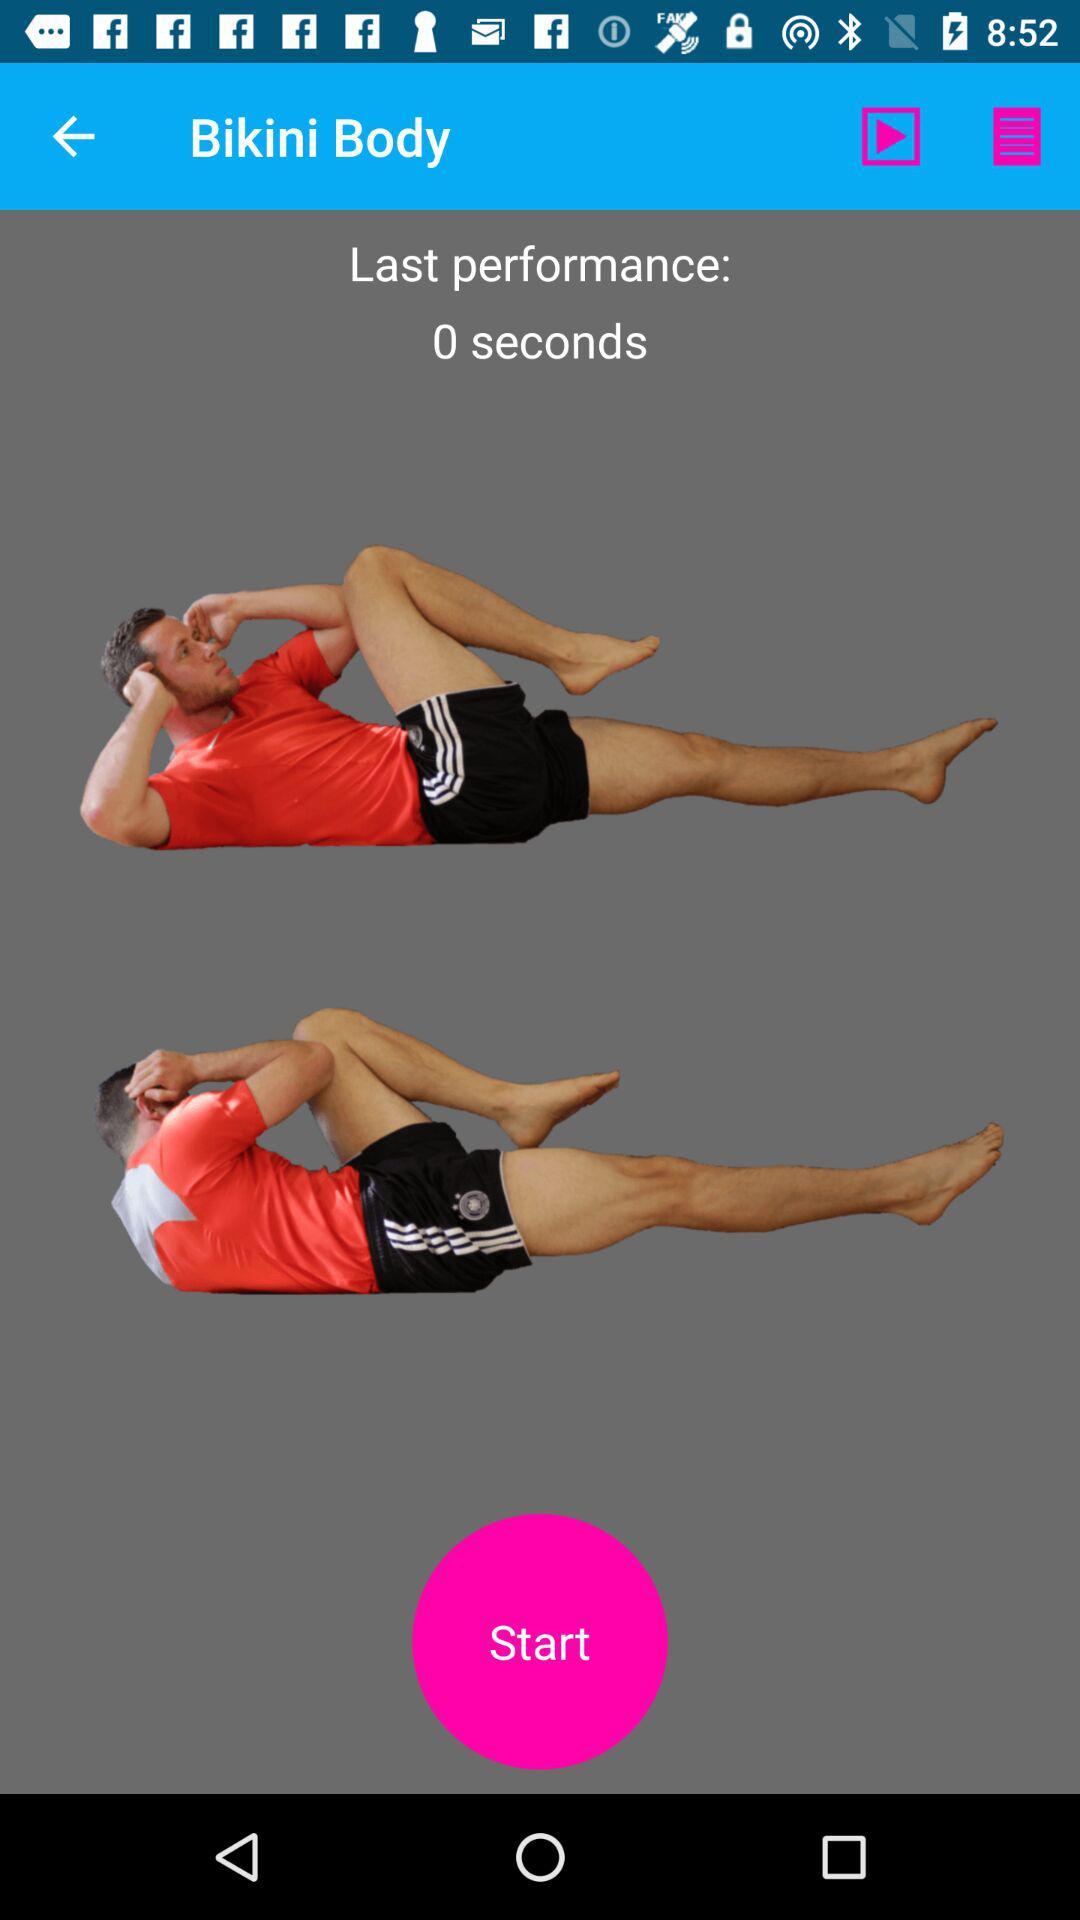  What do you see at coordinates (72, 135) in the screenshot?
I see `the item to the left of the bikini body icon` at bounding box center [72, 135].